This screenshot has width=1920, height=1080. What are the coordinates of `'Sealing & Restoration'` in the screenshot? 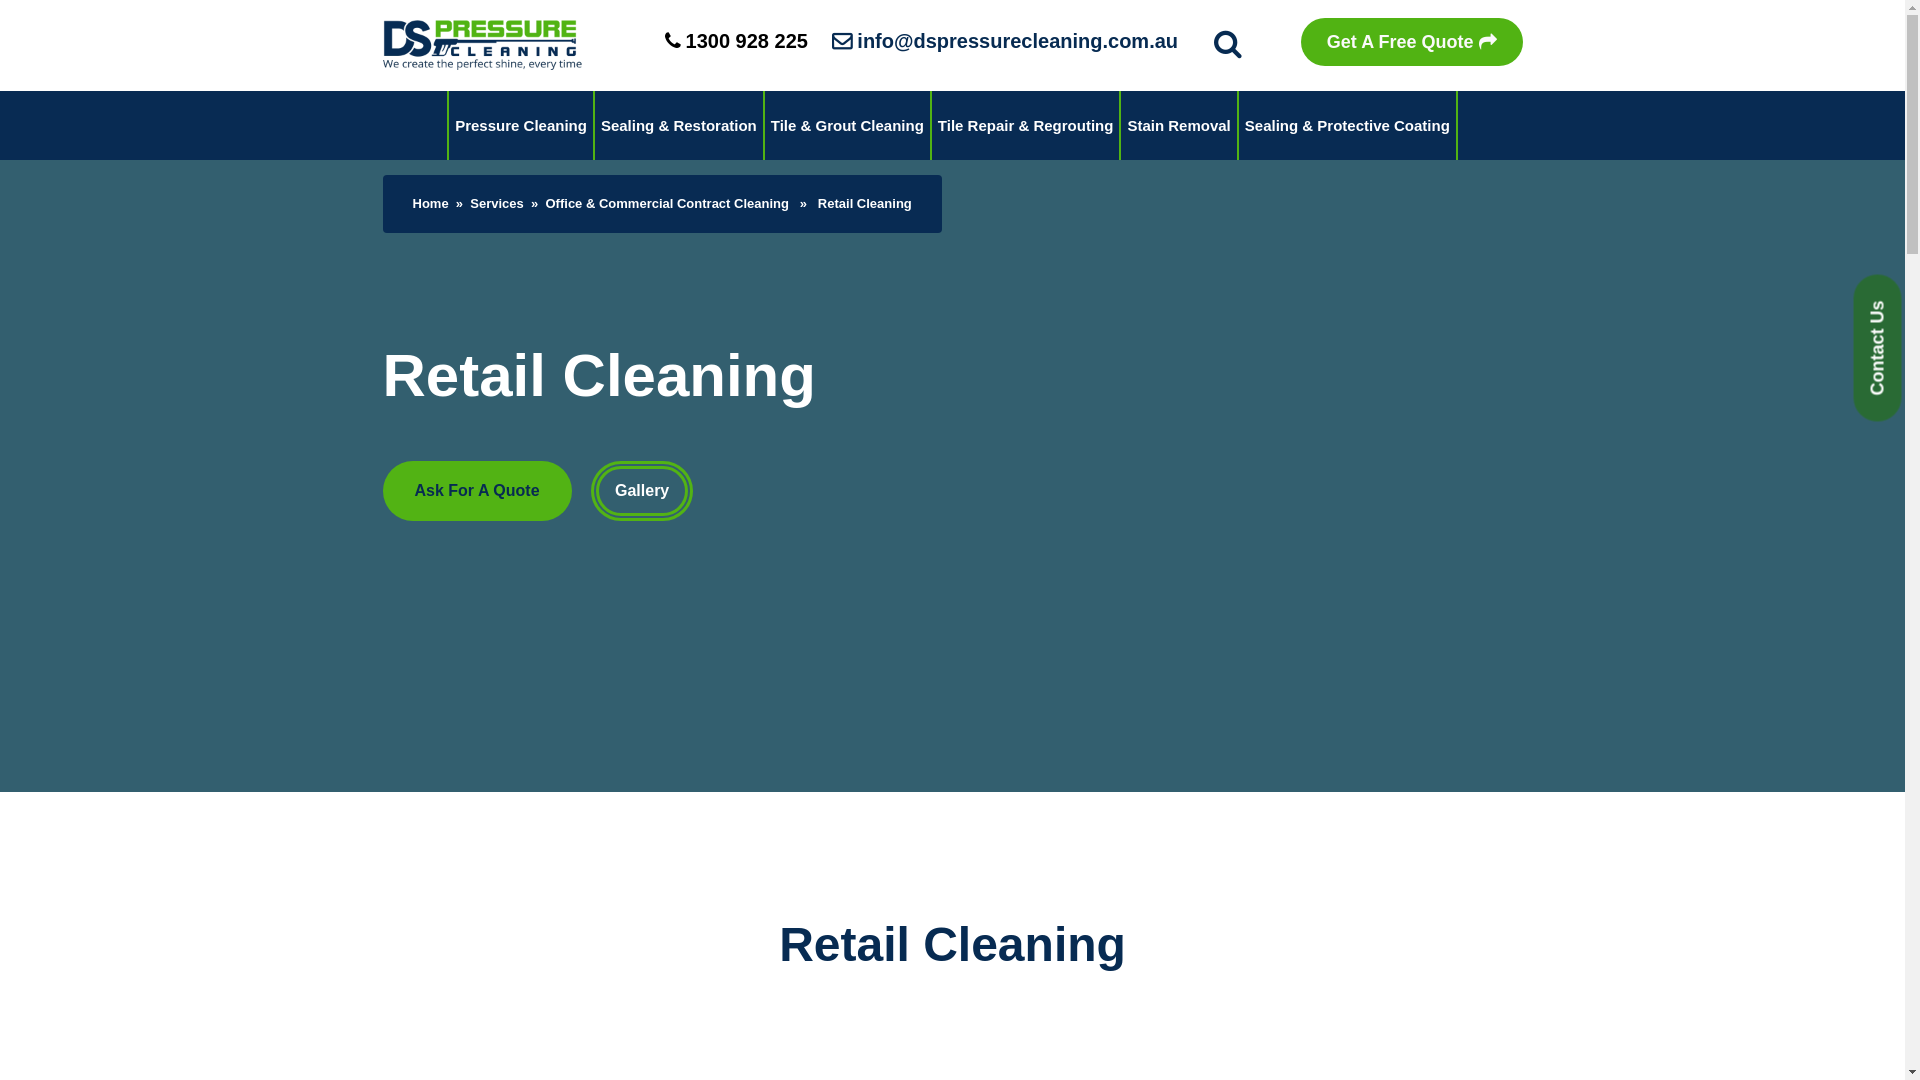 It's located at (594, 125).